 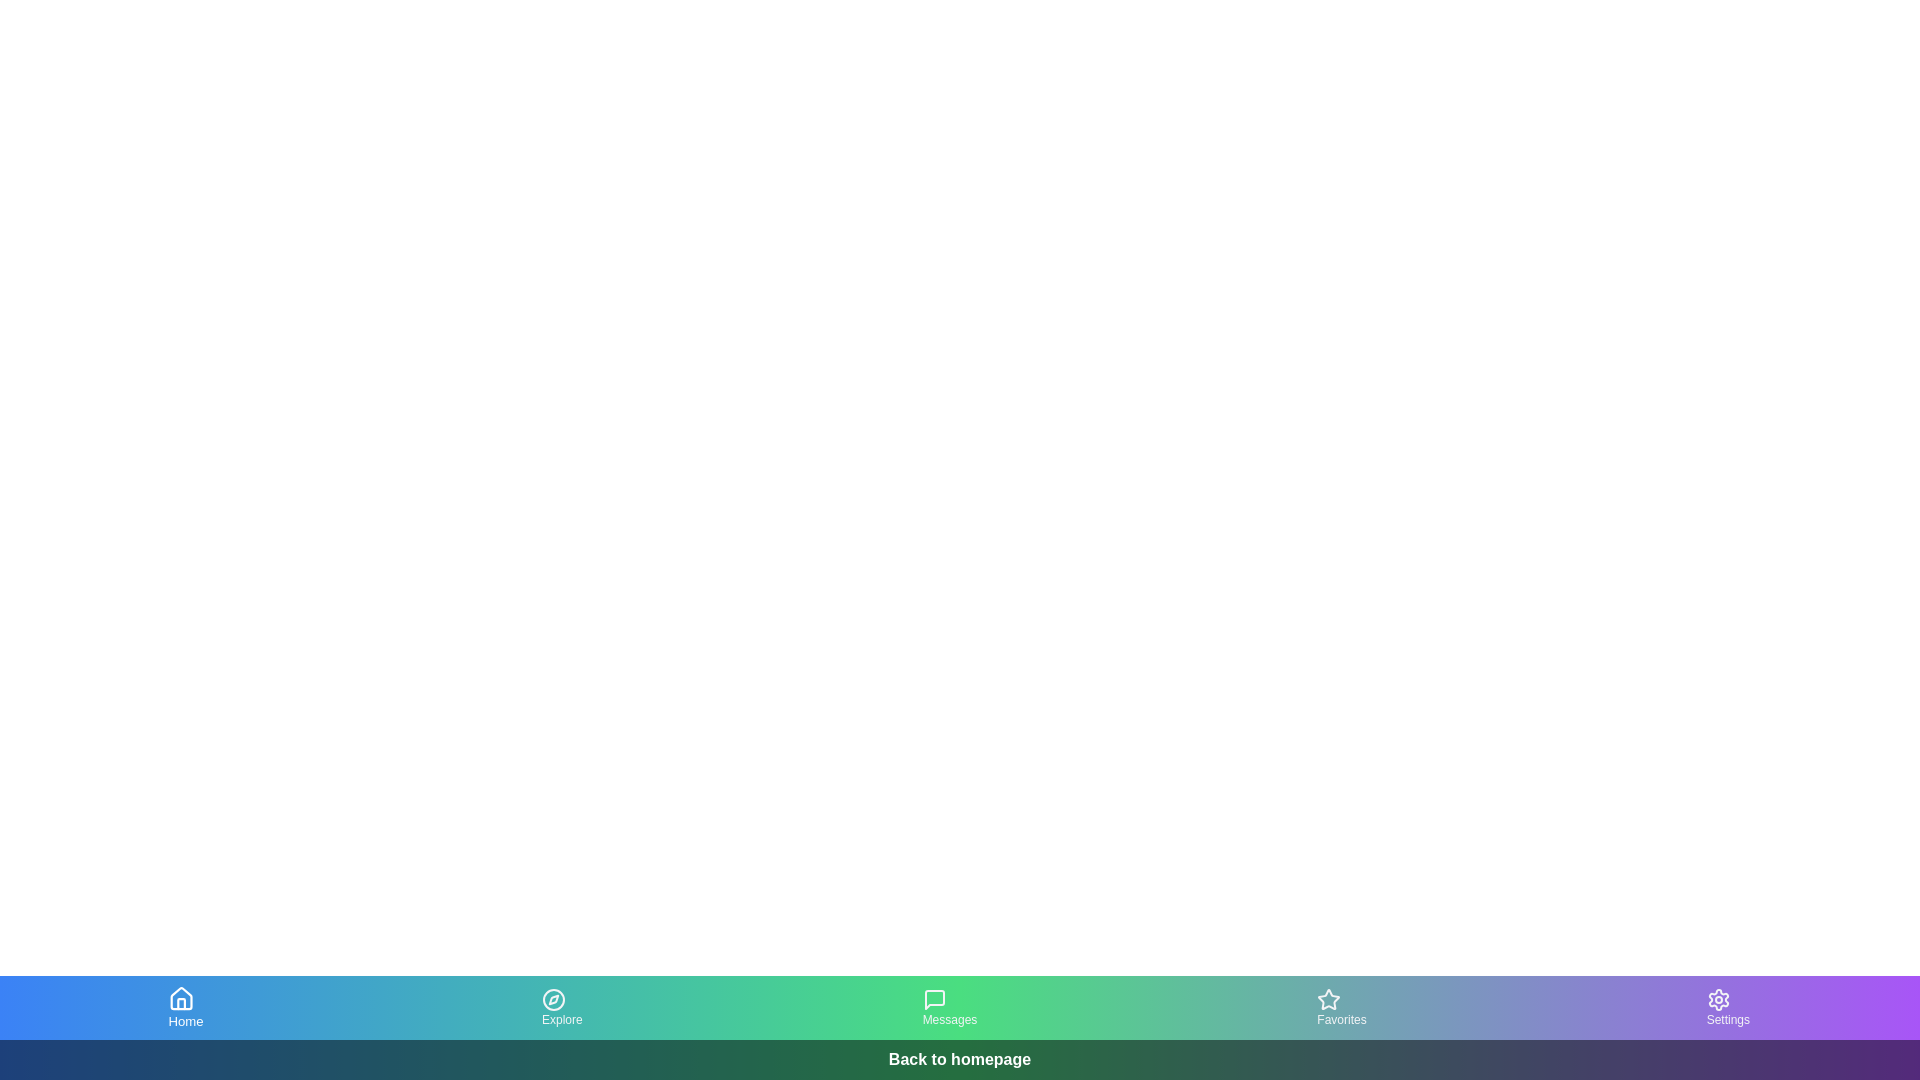 I want to click on the Explore tab in the bottom navigation bar, so click(x=561, y=1007).